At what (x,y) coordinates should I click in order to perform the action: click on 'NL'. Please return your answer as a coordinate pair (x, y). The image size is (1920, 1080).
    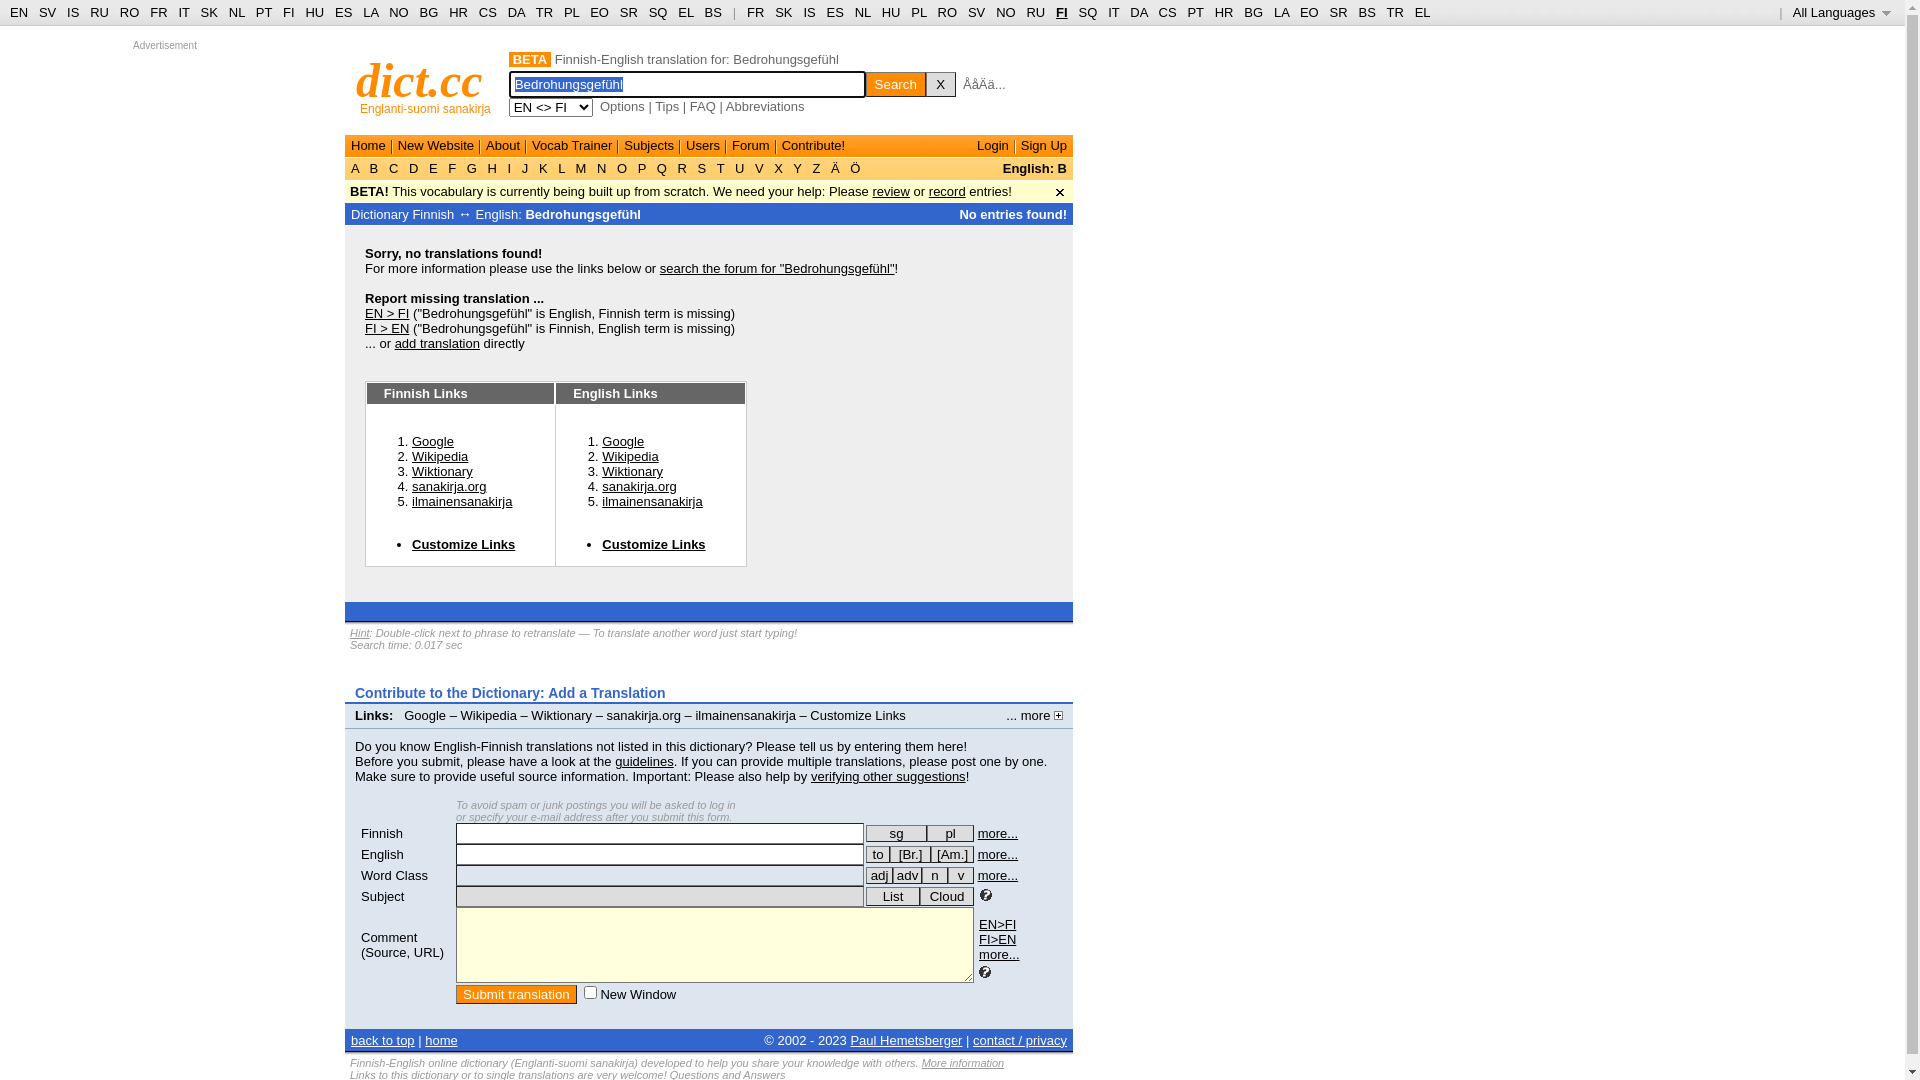
    Looking at the image, I should click on (236, 12).